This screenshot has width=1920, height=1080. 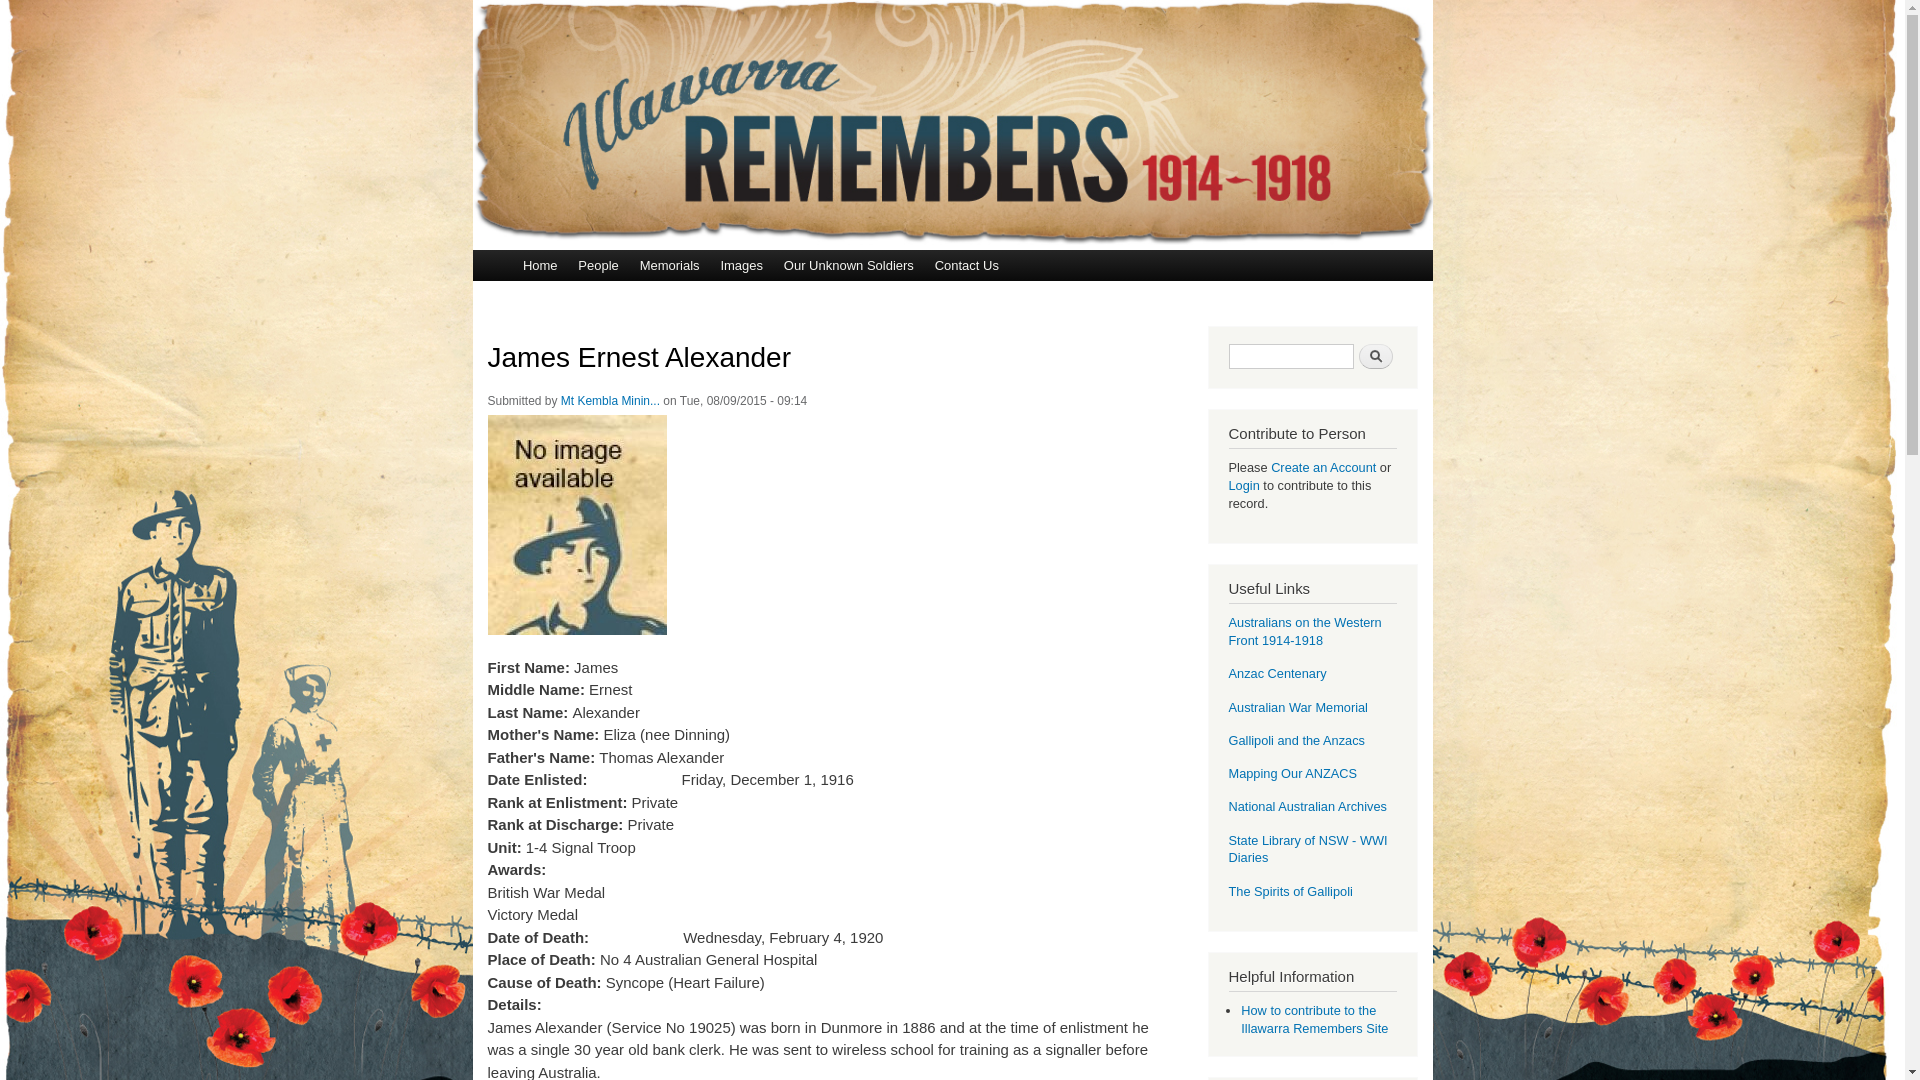 I want to click on 'Home', so click(x=539, y=264).